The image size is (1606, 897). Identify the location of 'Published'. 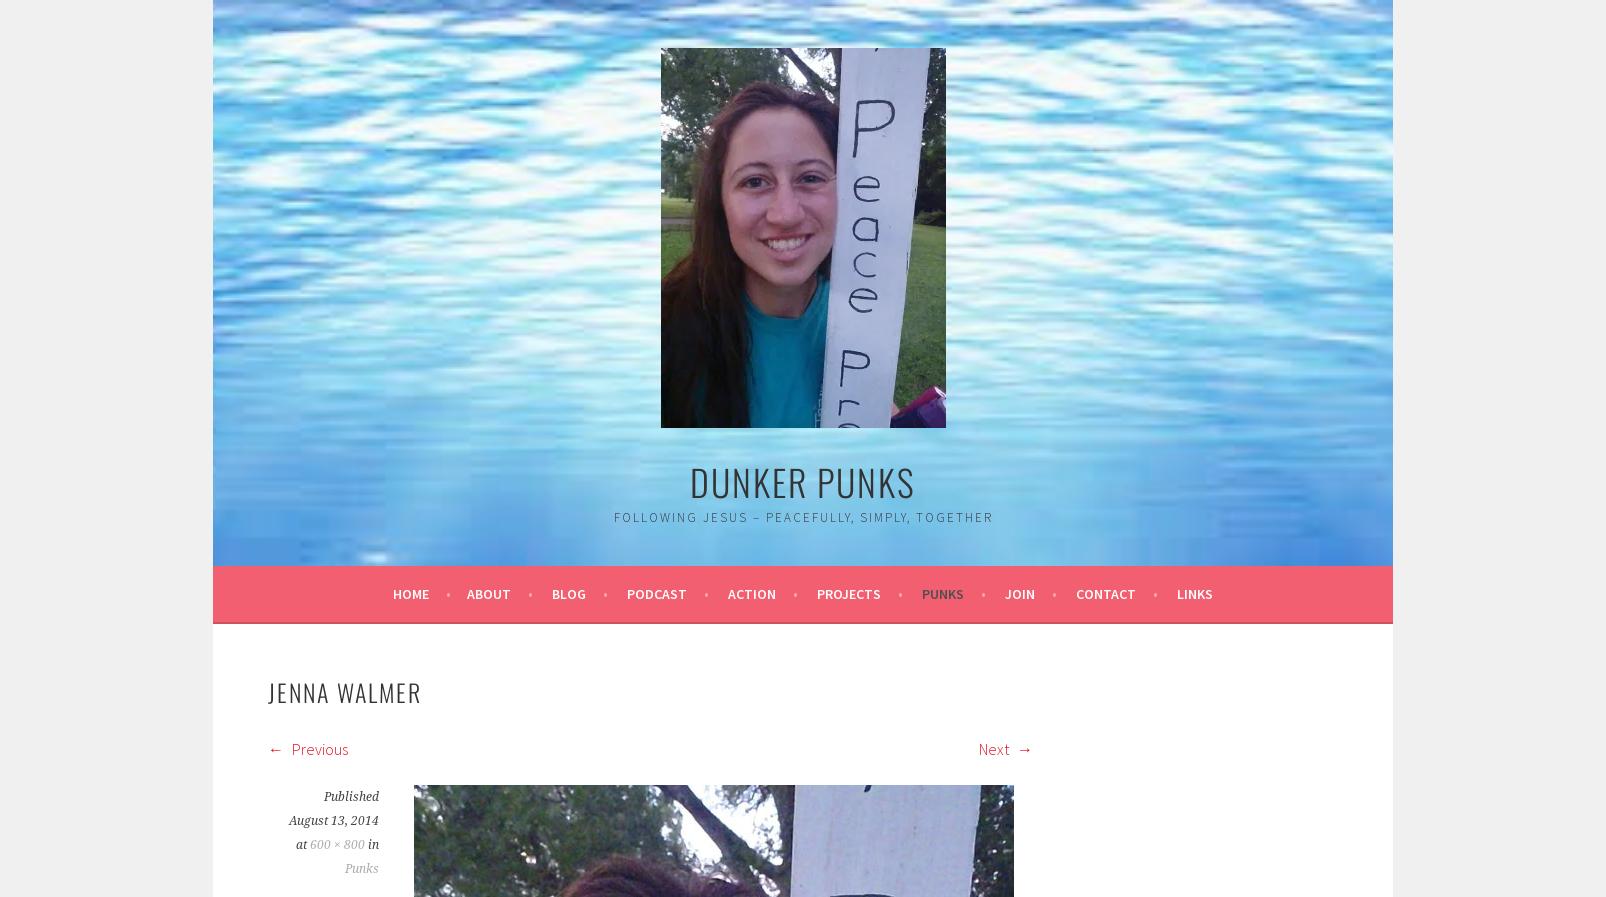
(350, 795).